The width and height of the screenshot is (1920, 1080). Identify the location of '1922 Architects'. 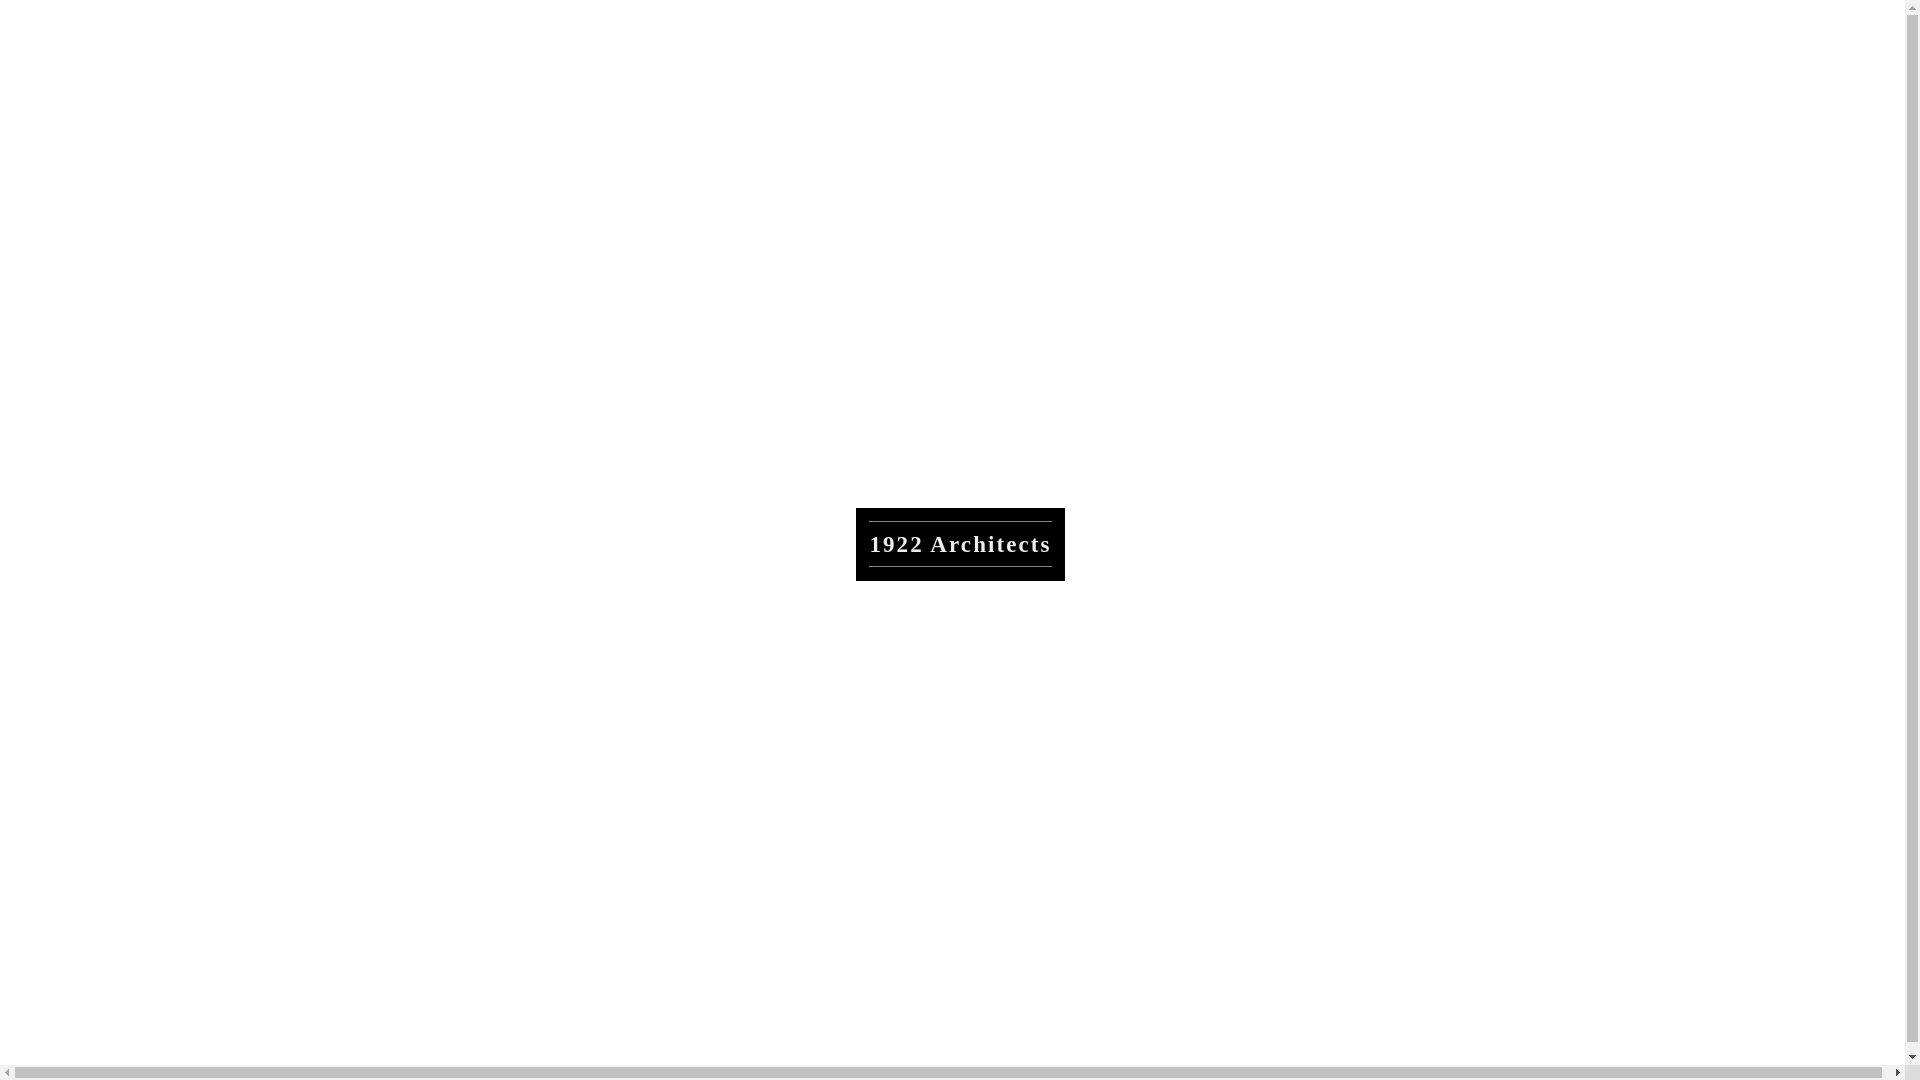
(960, 544).